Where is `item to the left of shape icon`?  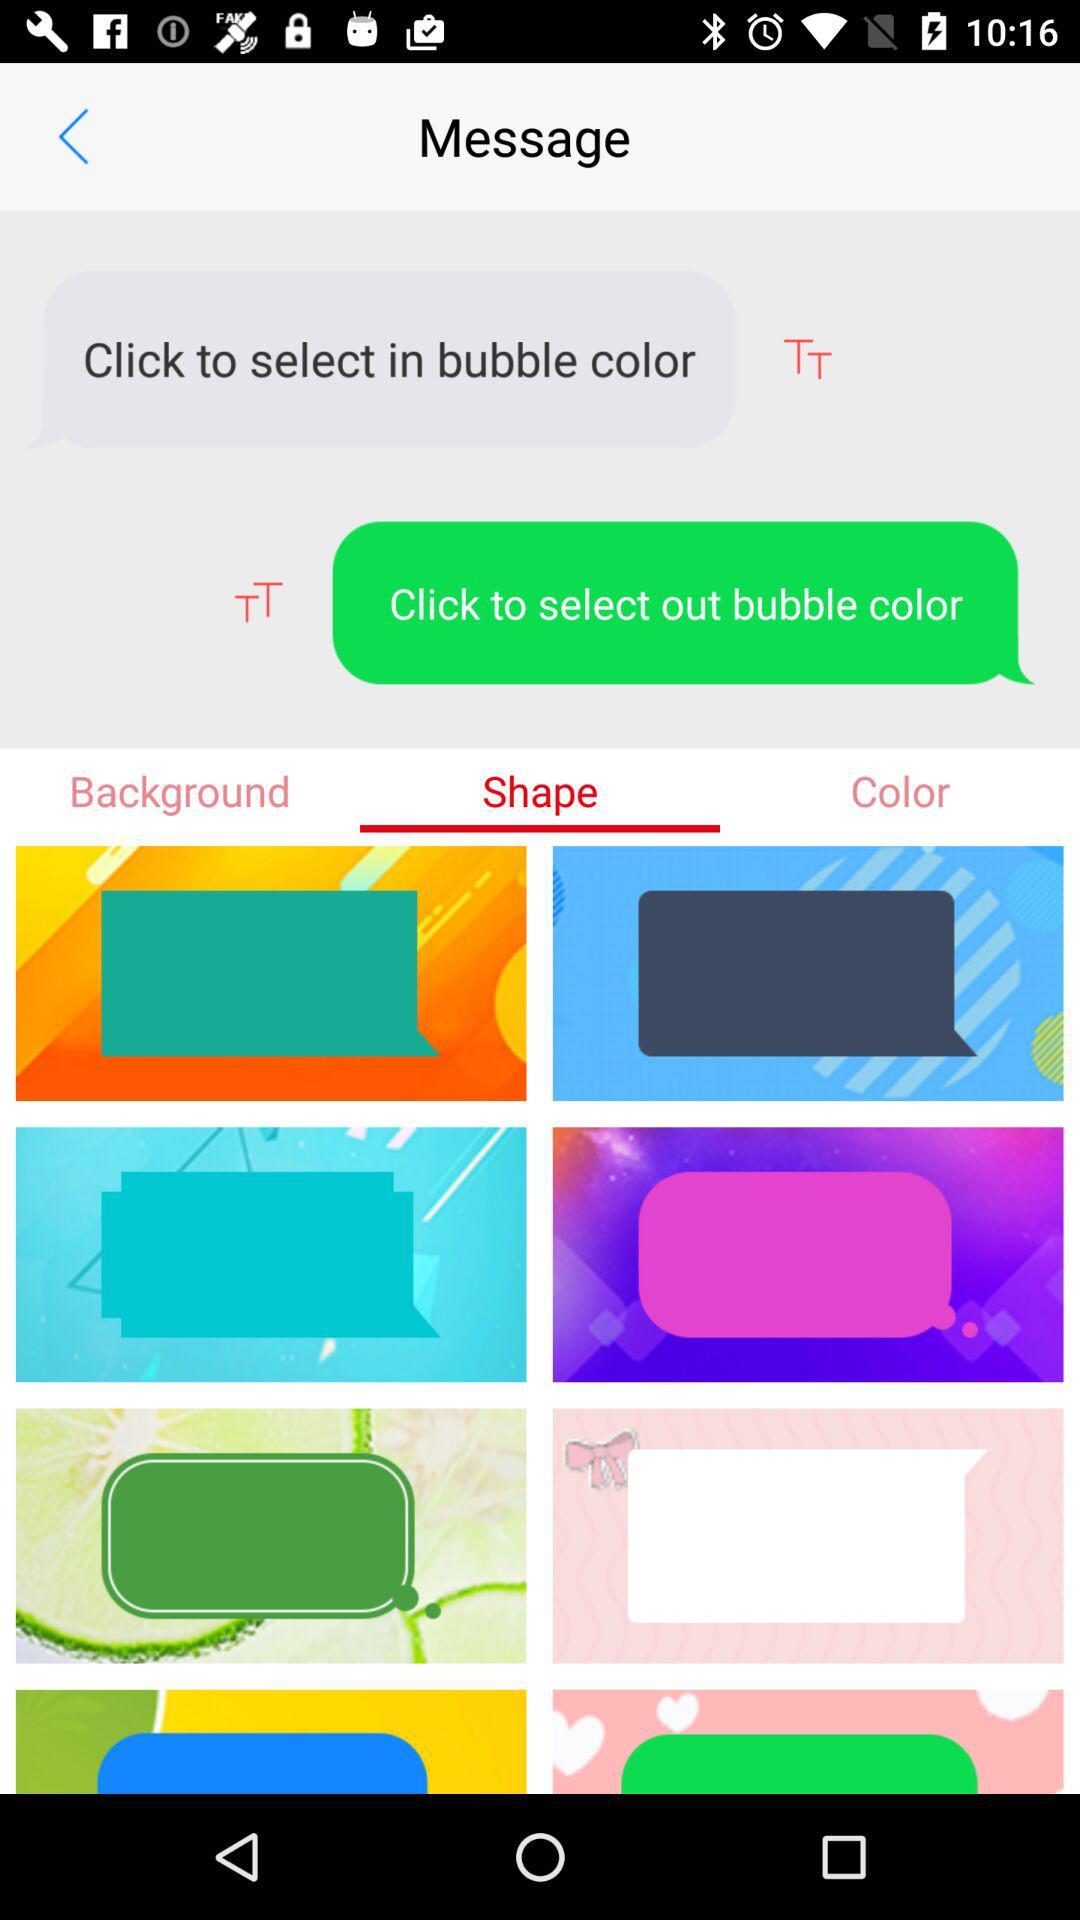 item to the left of shape icon is located at coordinates (180, 789).